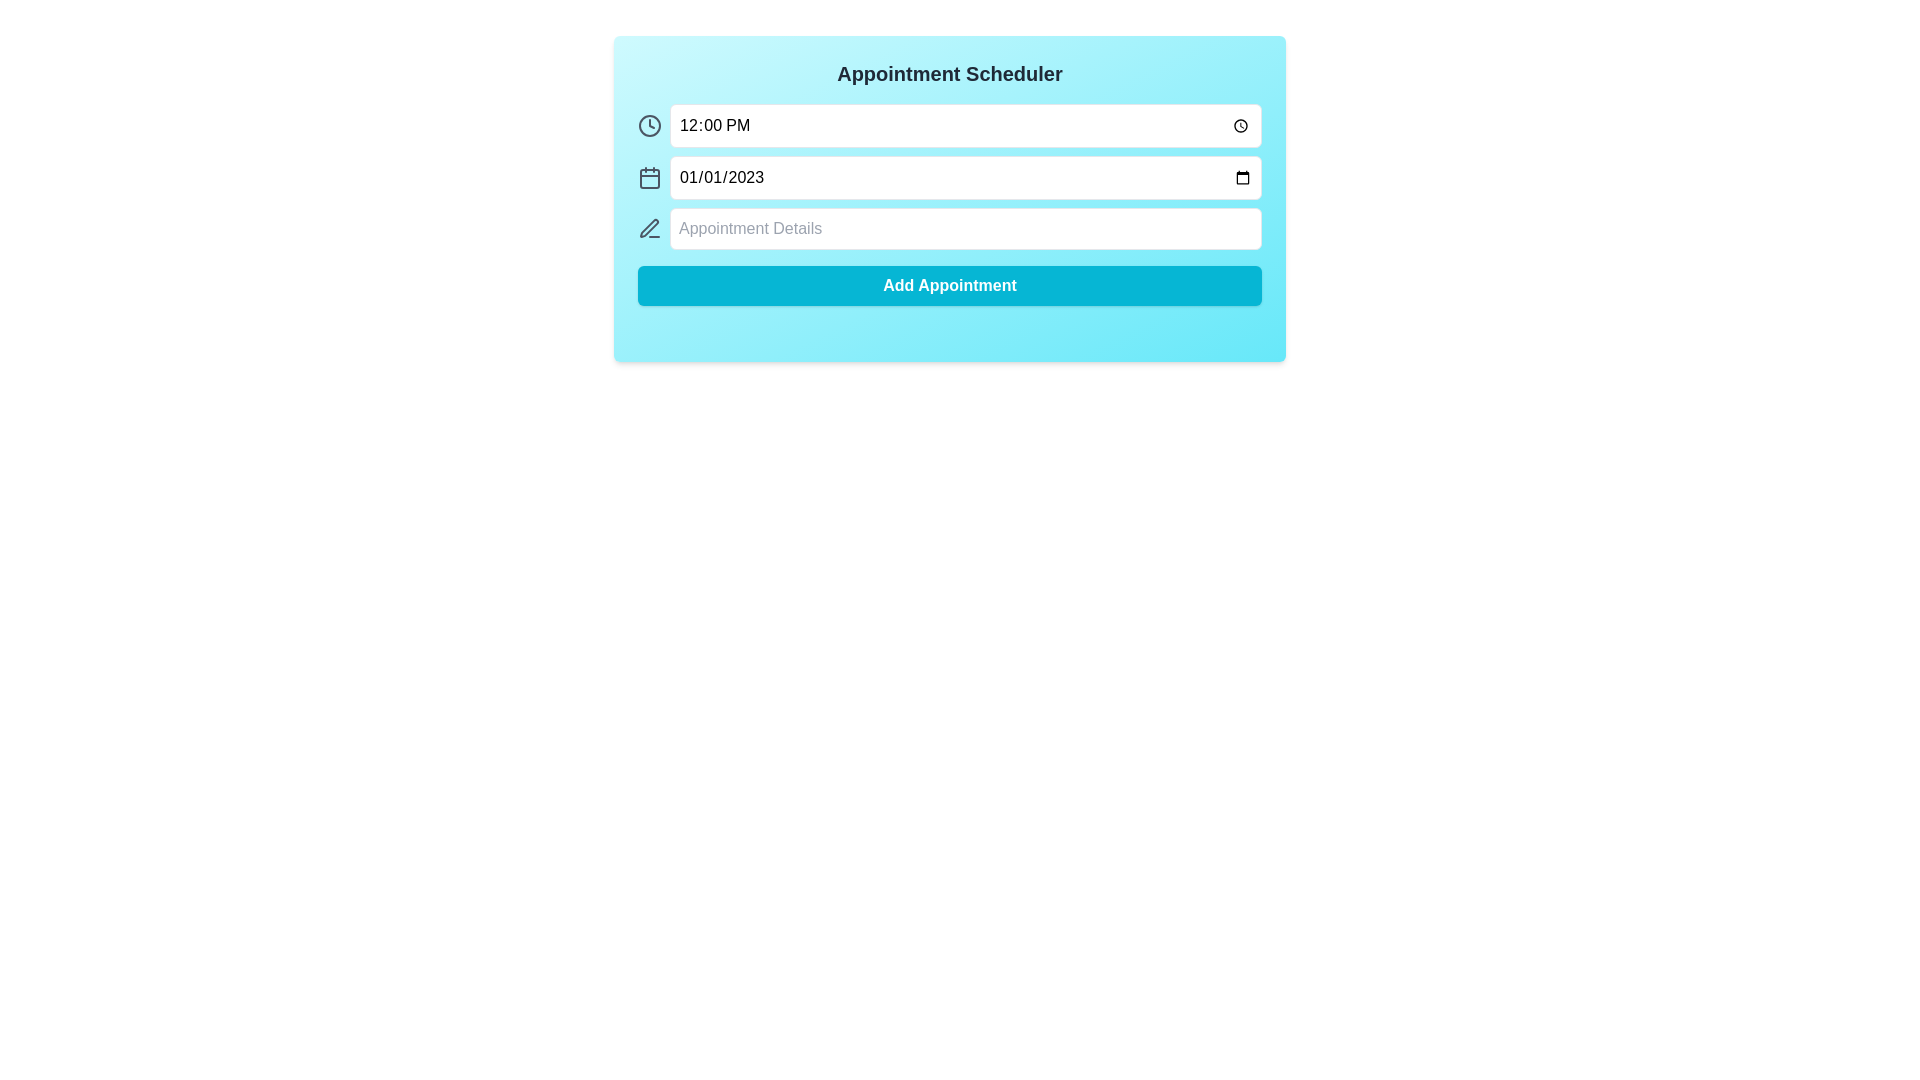  What do you see at coordinates (649, 227) in the screenshot?
I see `the graphical response of the edit icon located to the left of the 'Appointment Details' input field` at bounding box center [649, 227].